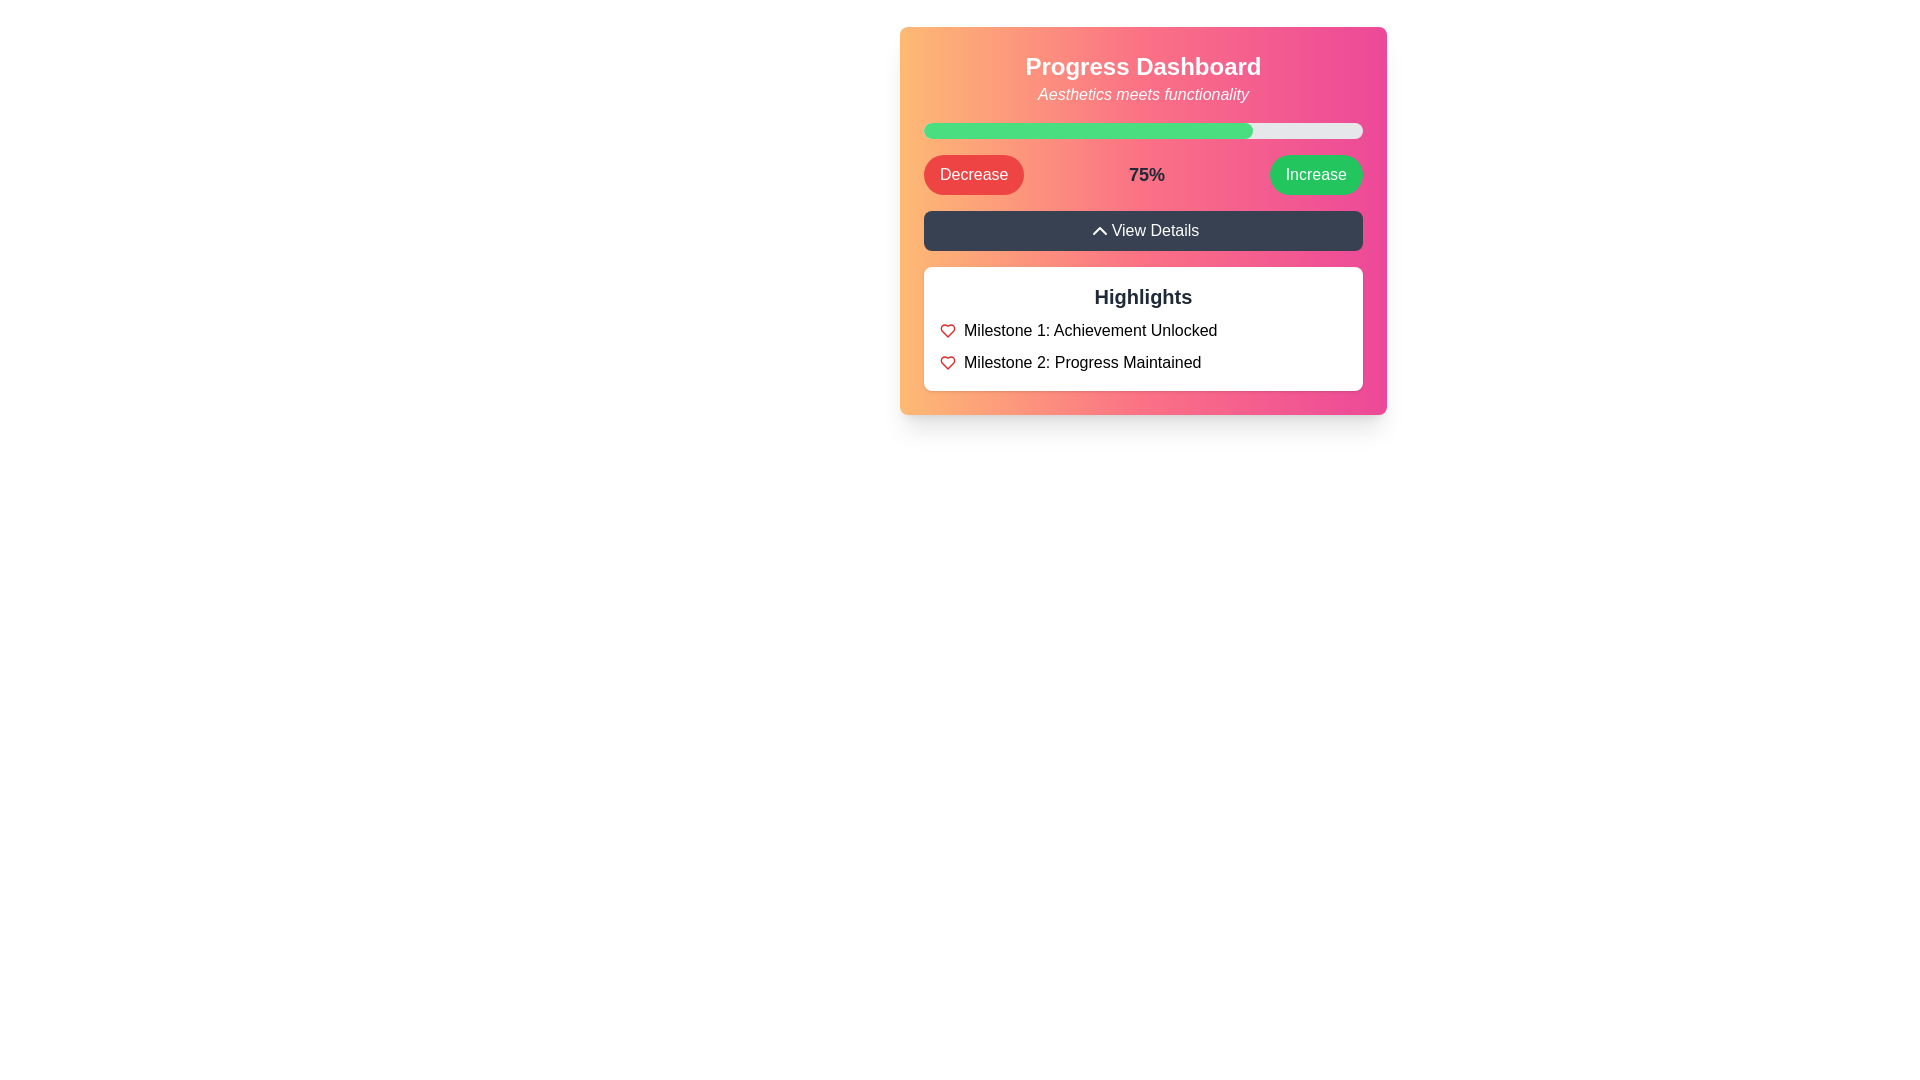  What do you see at coordinates (1098, 230) in the screenshot?
I see `the upward chevron icon located at the top center of the 'View Details' button` at bounding box center [1098, 230].